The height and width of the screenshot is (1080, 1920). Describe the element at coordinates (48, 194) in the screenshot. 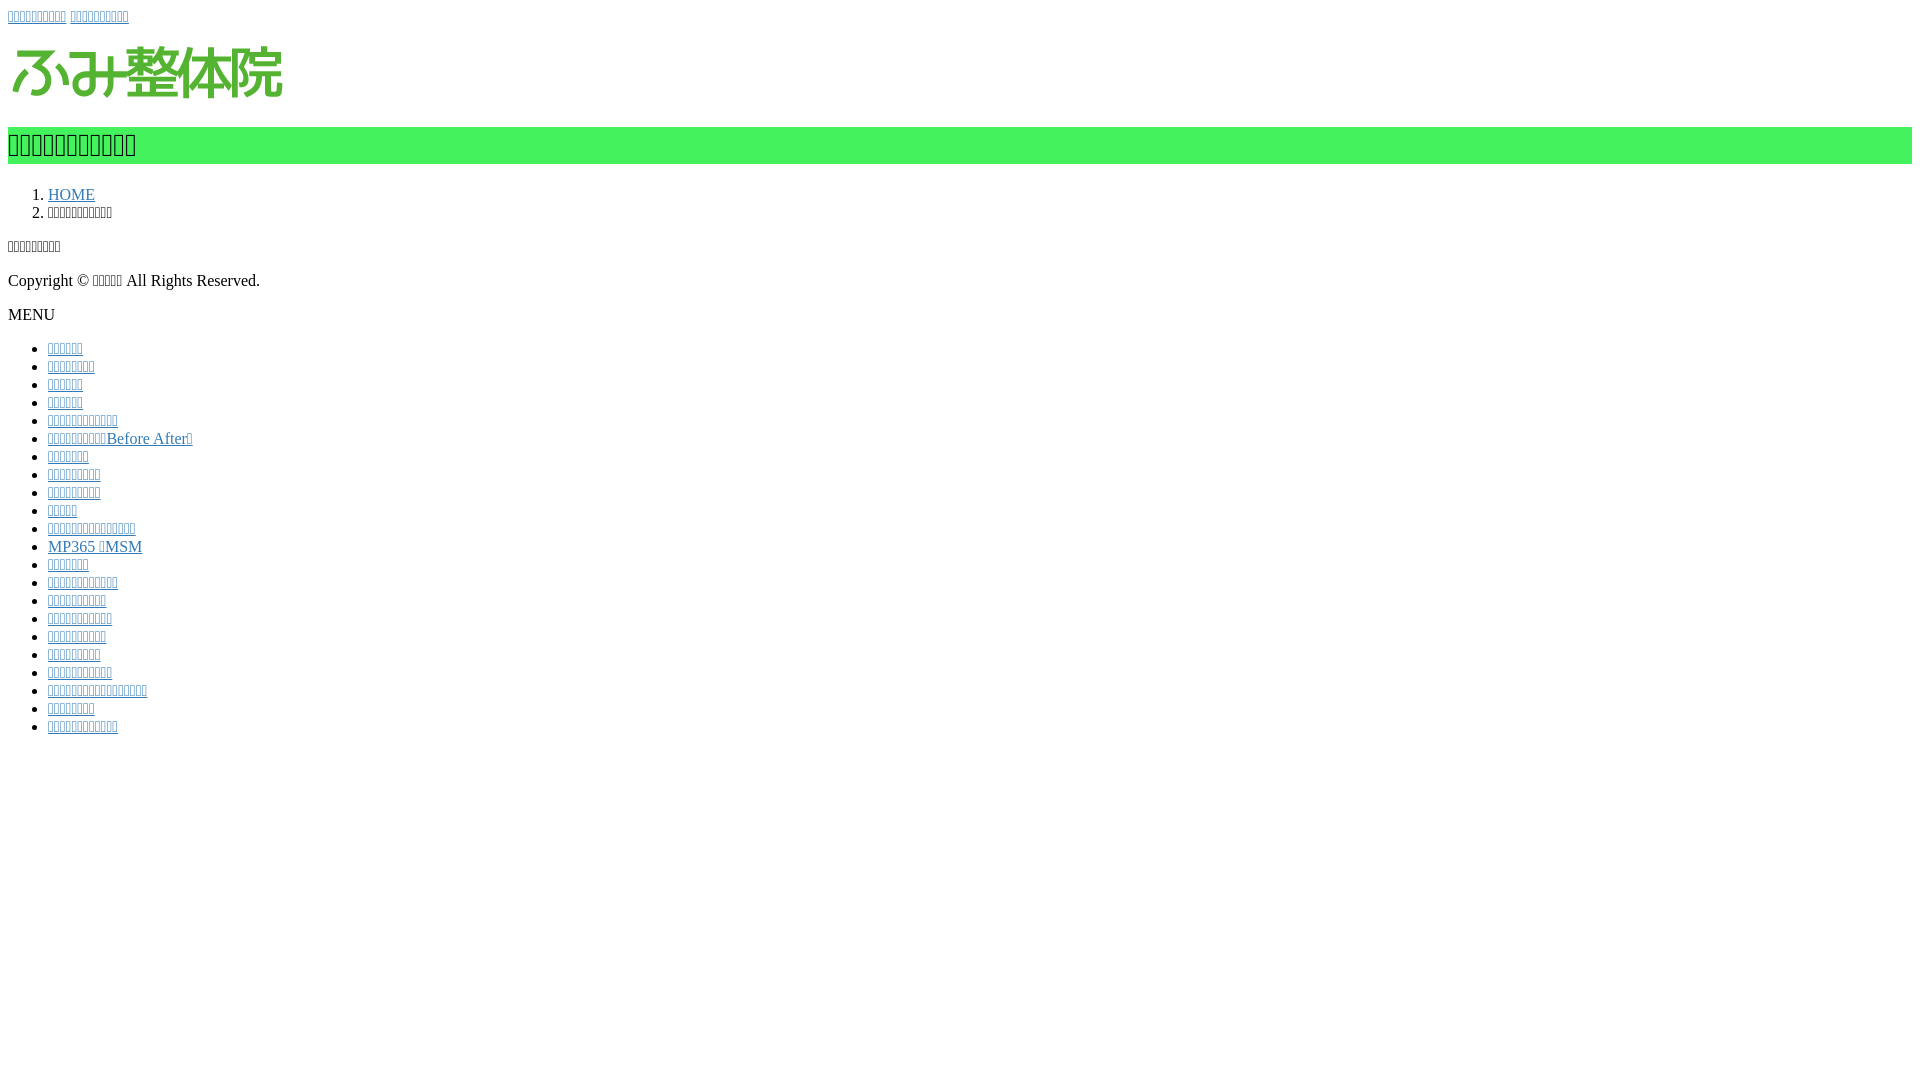

I see `'HOME'` at that location.